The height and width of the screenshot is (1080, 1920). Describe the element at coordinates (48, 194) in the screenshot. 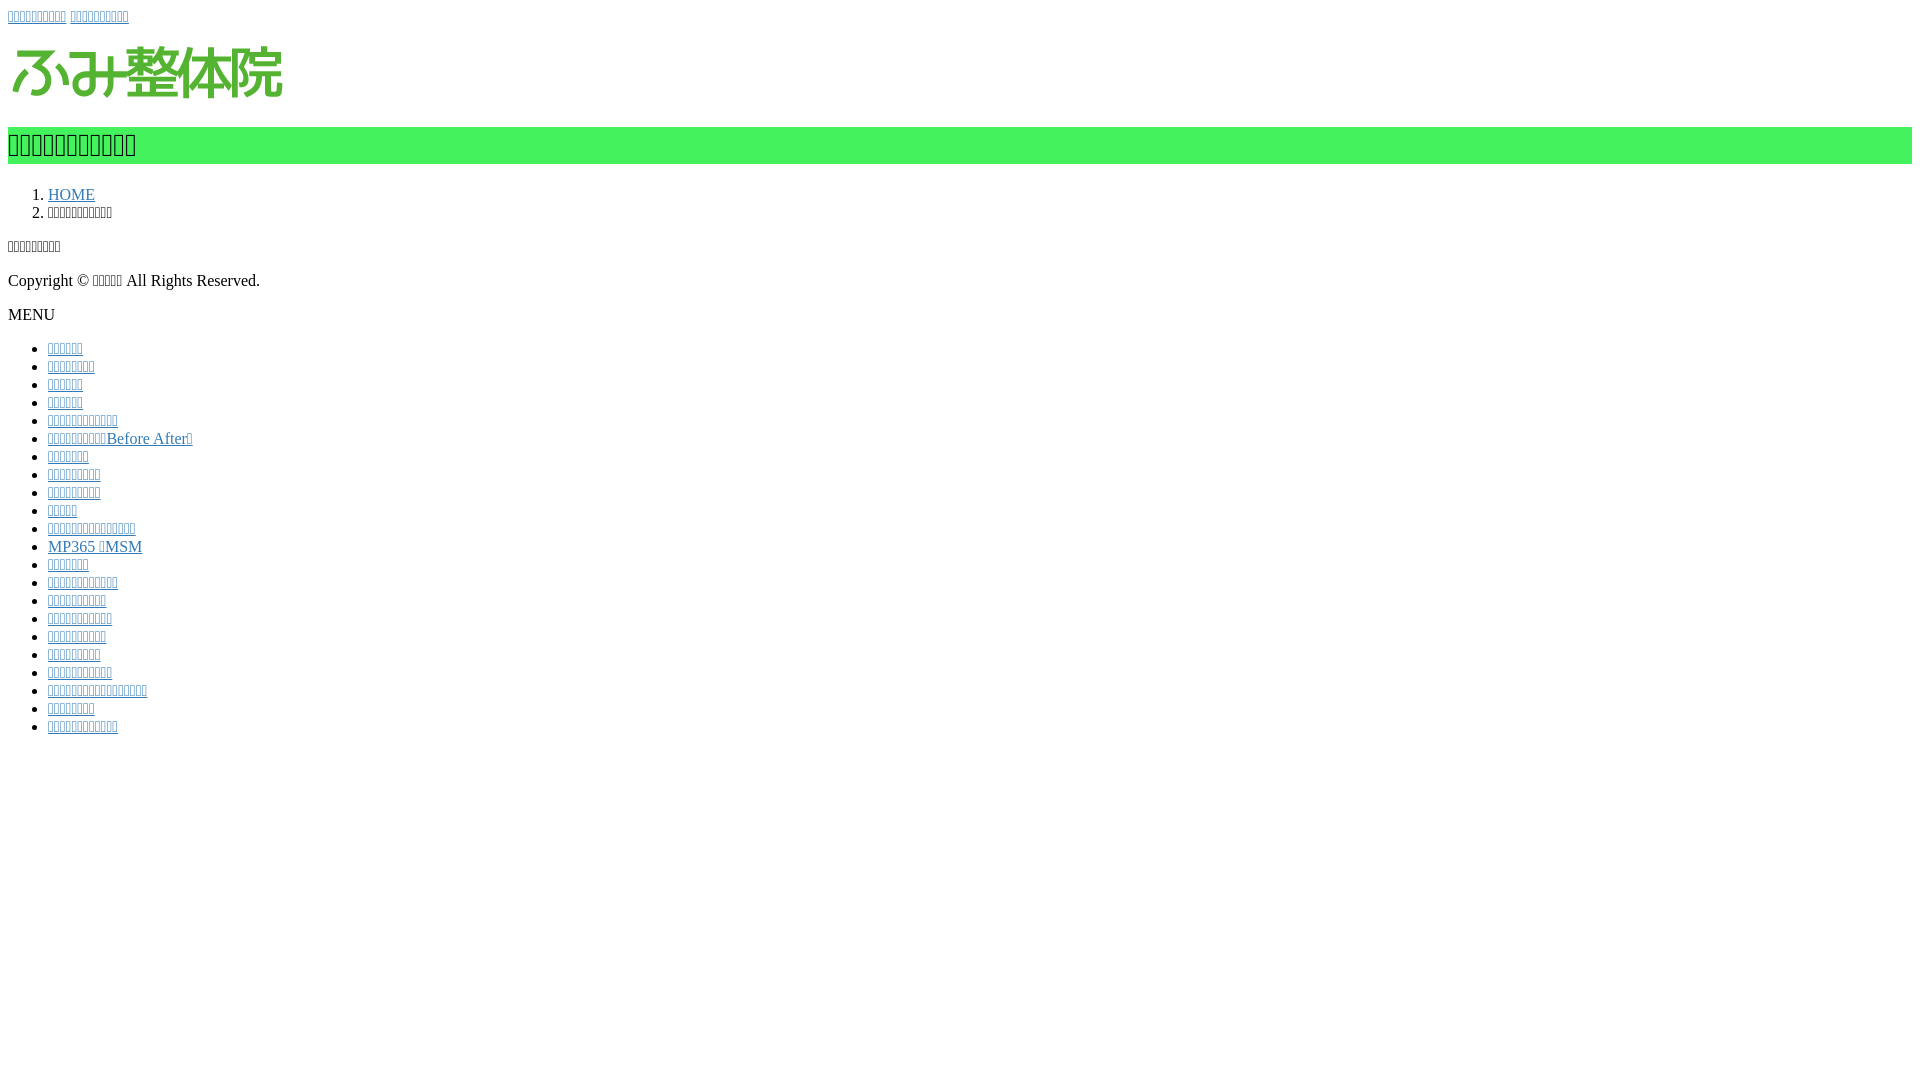

I see `'HOME'` at that location.